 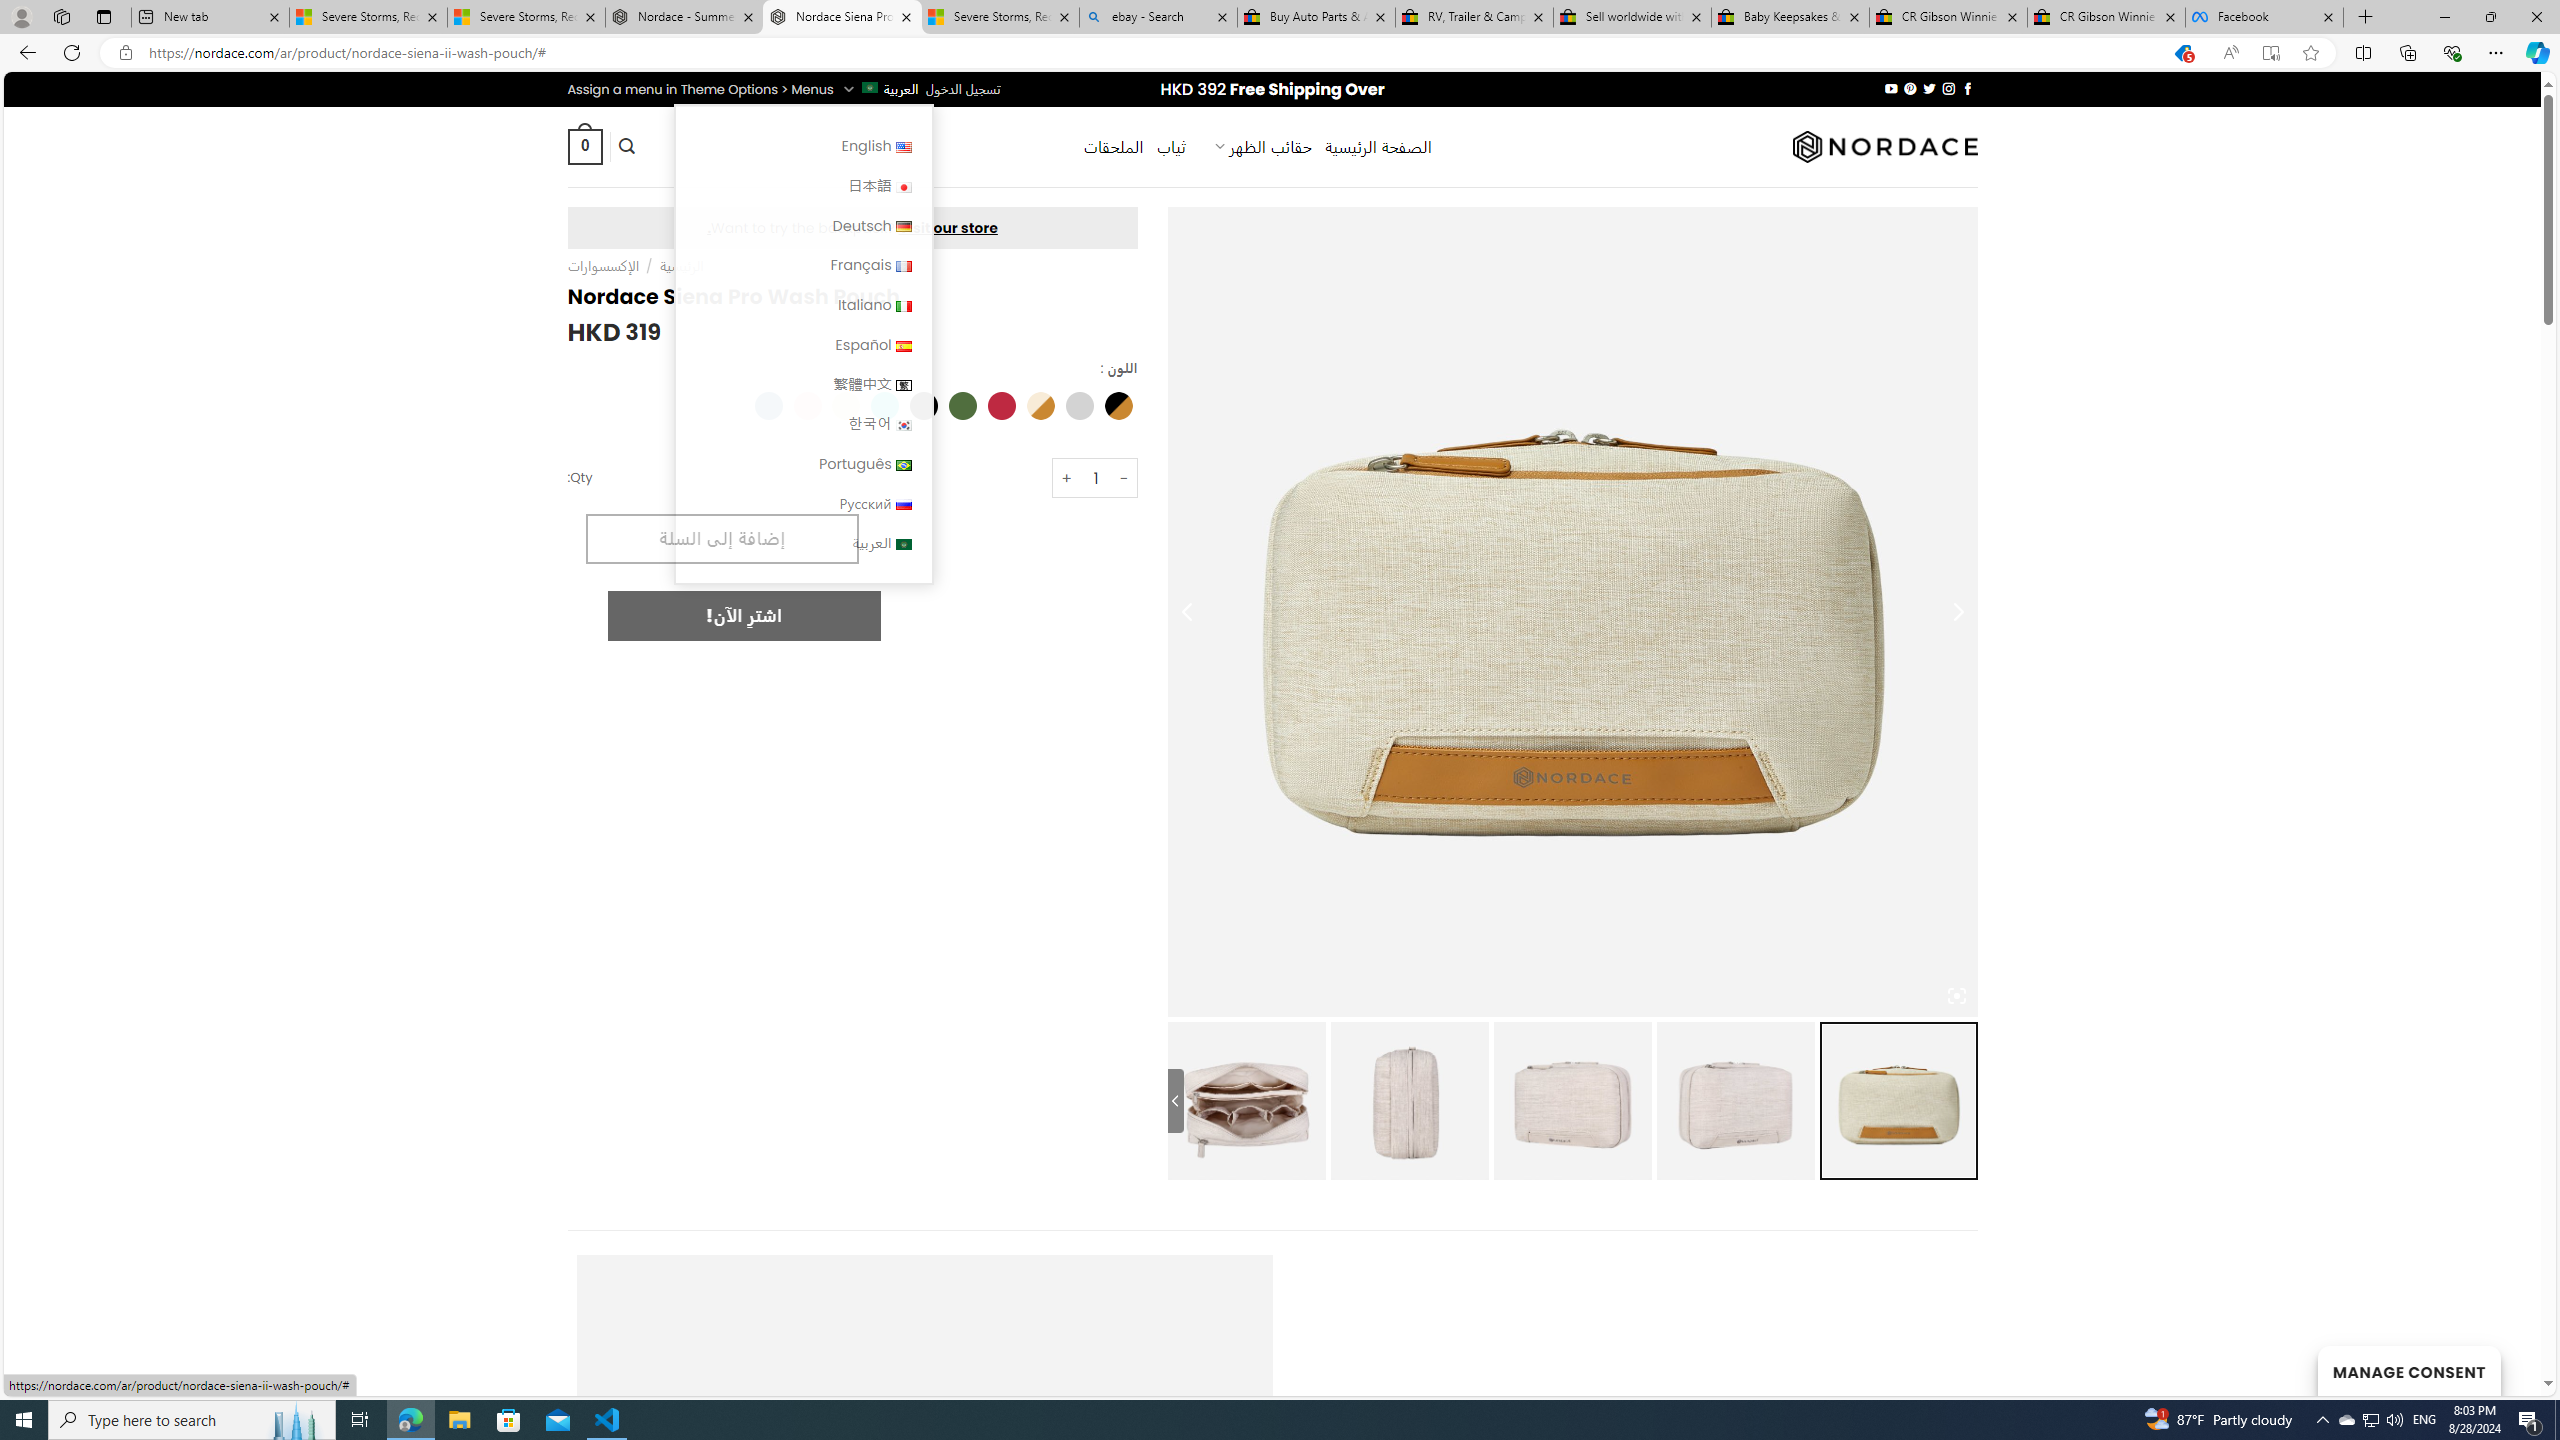 I want to click on 'Nordace', so click(x=1884, y=145).